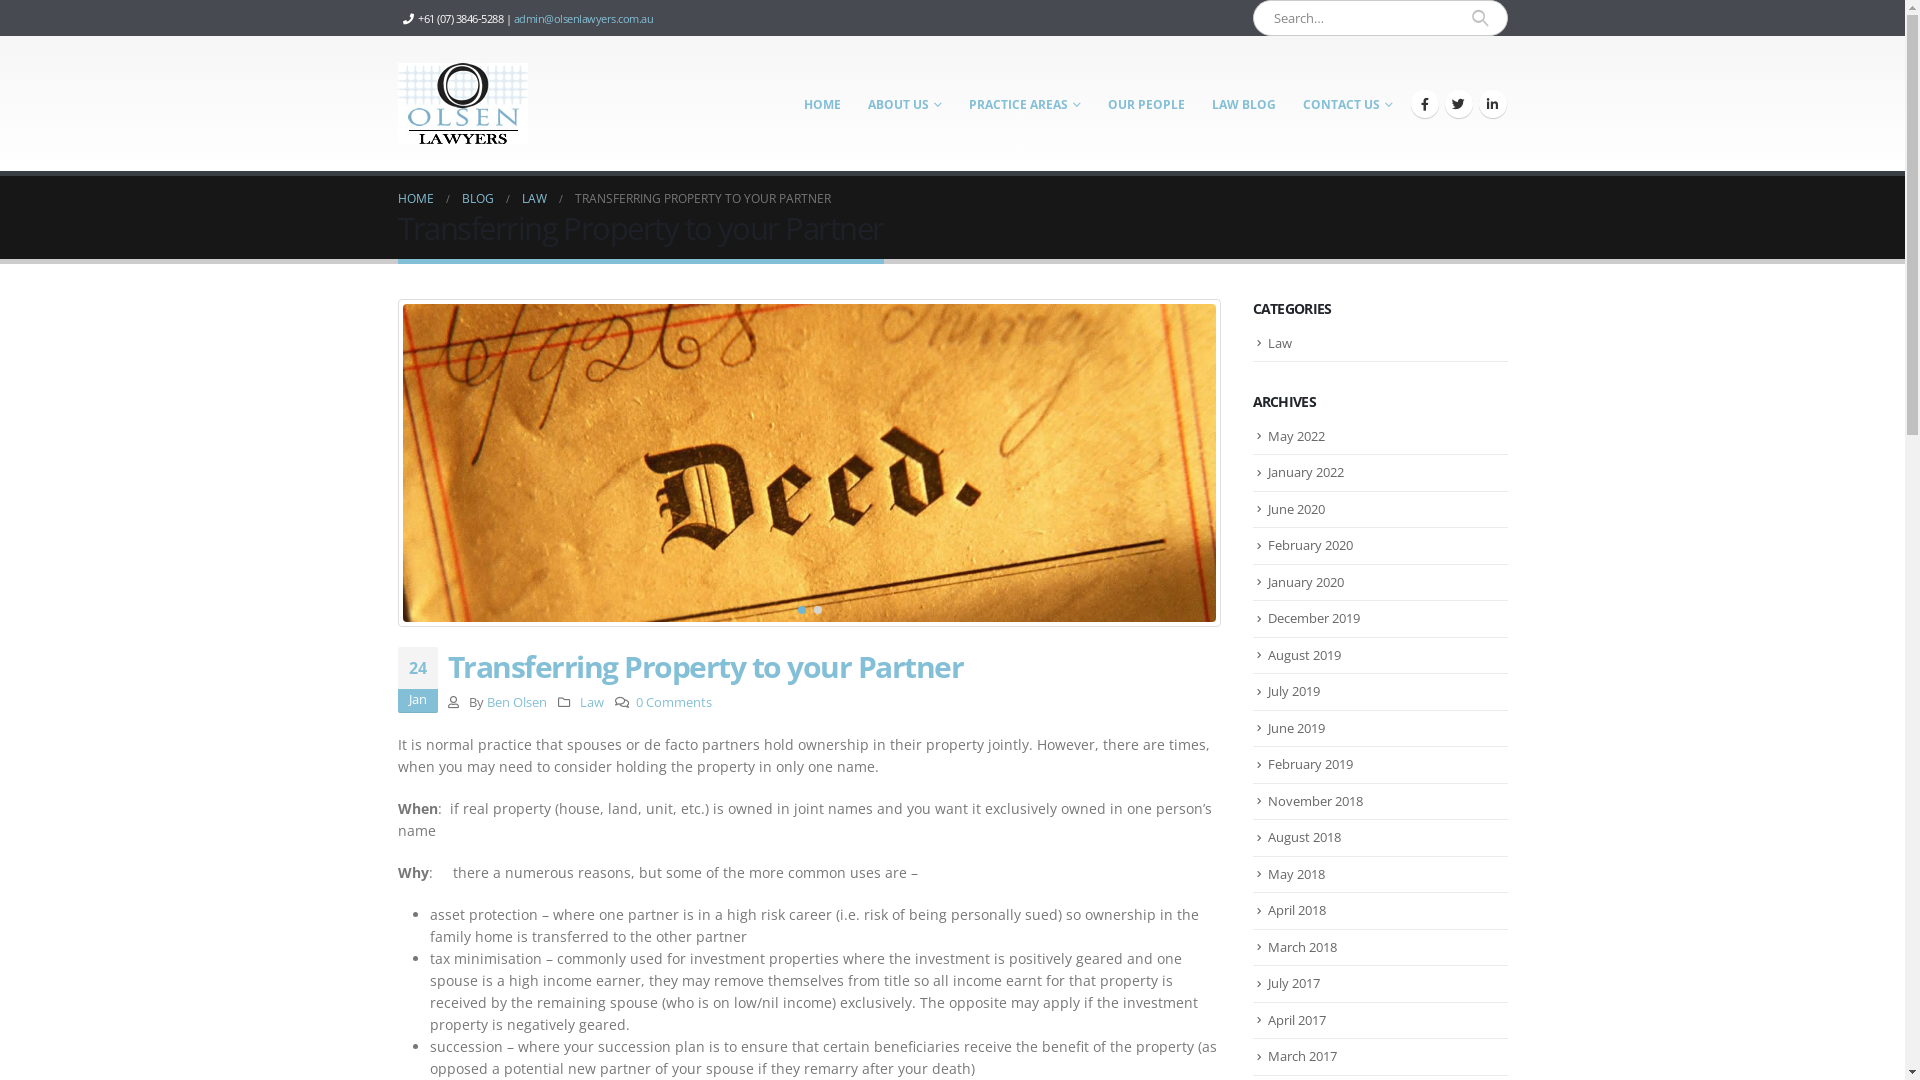 Image resolution: width=1920 pixels, height=1080 pixels. What do you see at coordinates (1296, 873) in the screenshot?
I see `'May 2018'` at bounding box center [1296, 873].